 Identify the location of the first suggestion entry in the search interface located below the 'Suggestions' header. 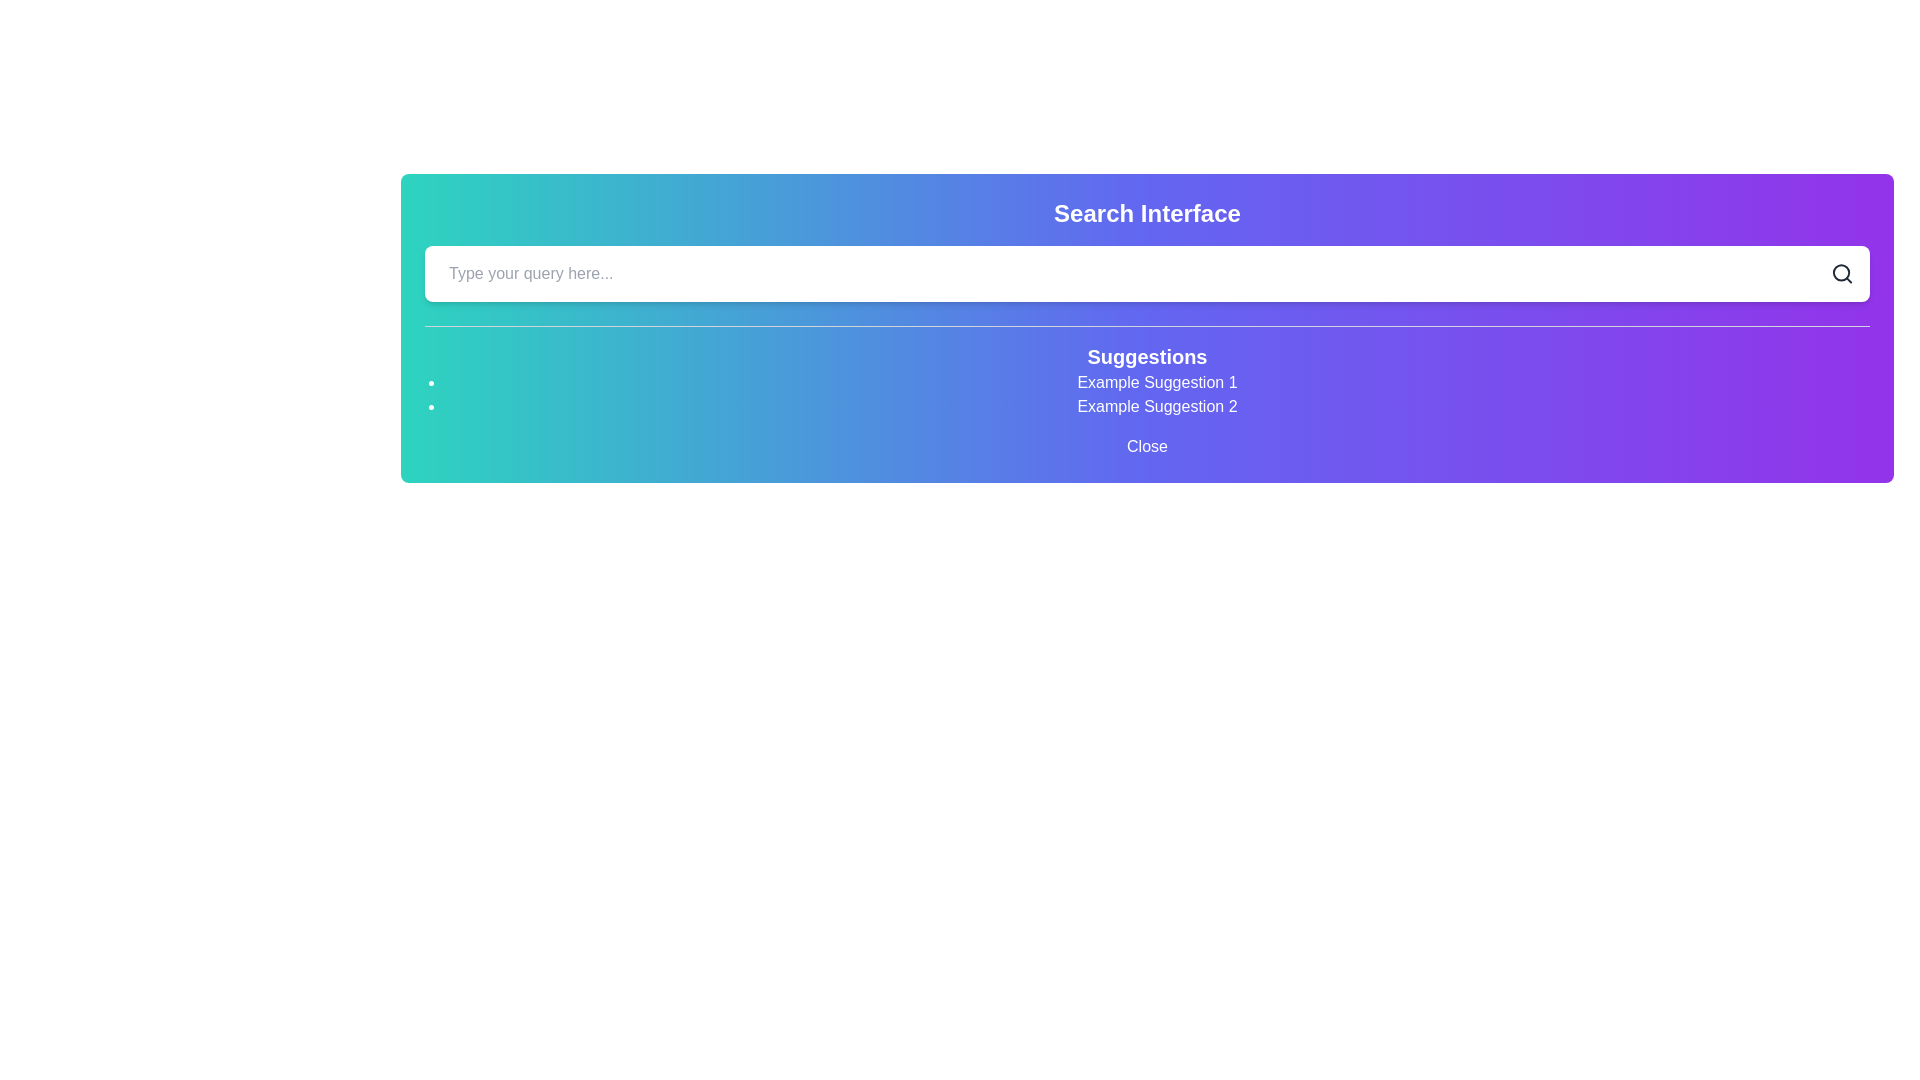
(1157, 382).